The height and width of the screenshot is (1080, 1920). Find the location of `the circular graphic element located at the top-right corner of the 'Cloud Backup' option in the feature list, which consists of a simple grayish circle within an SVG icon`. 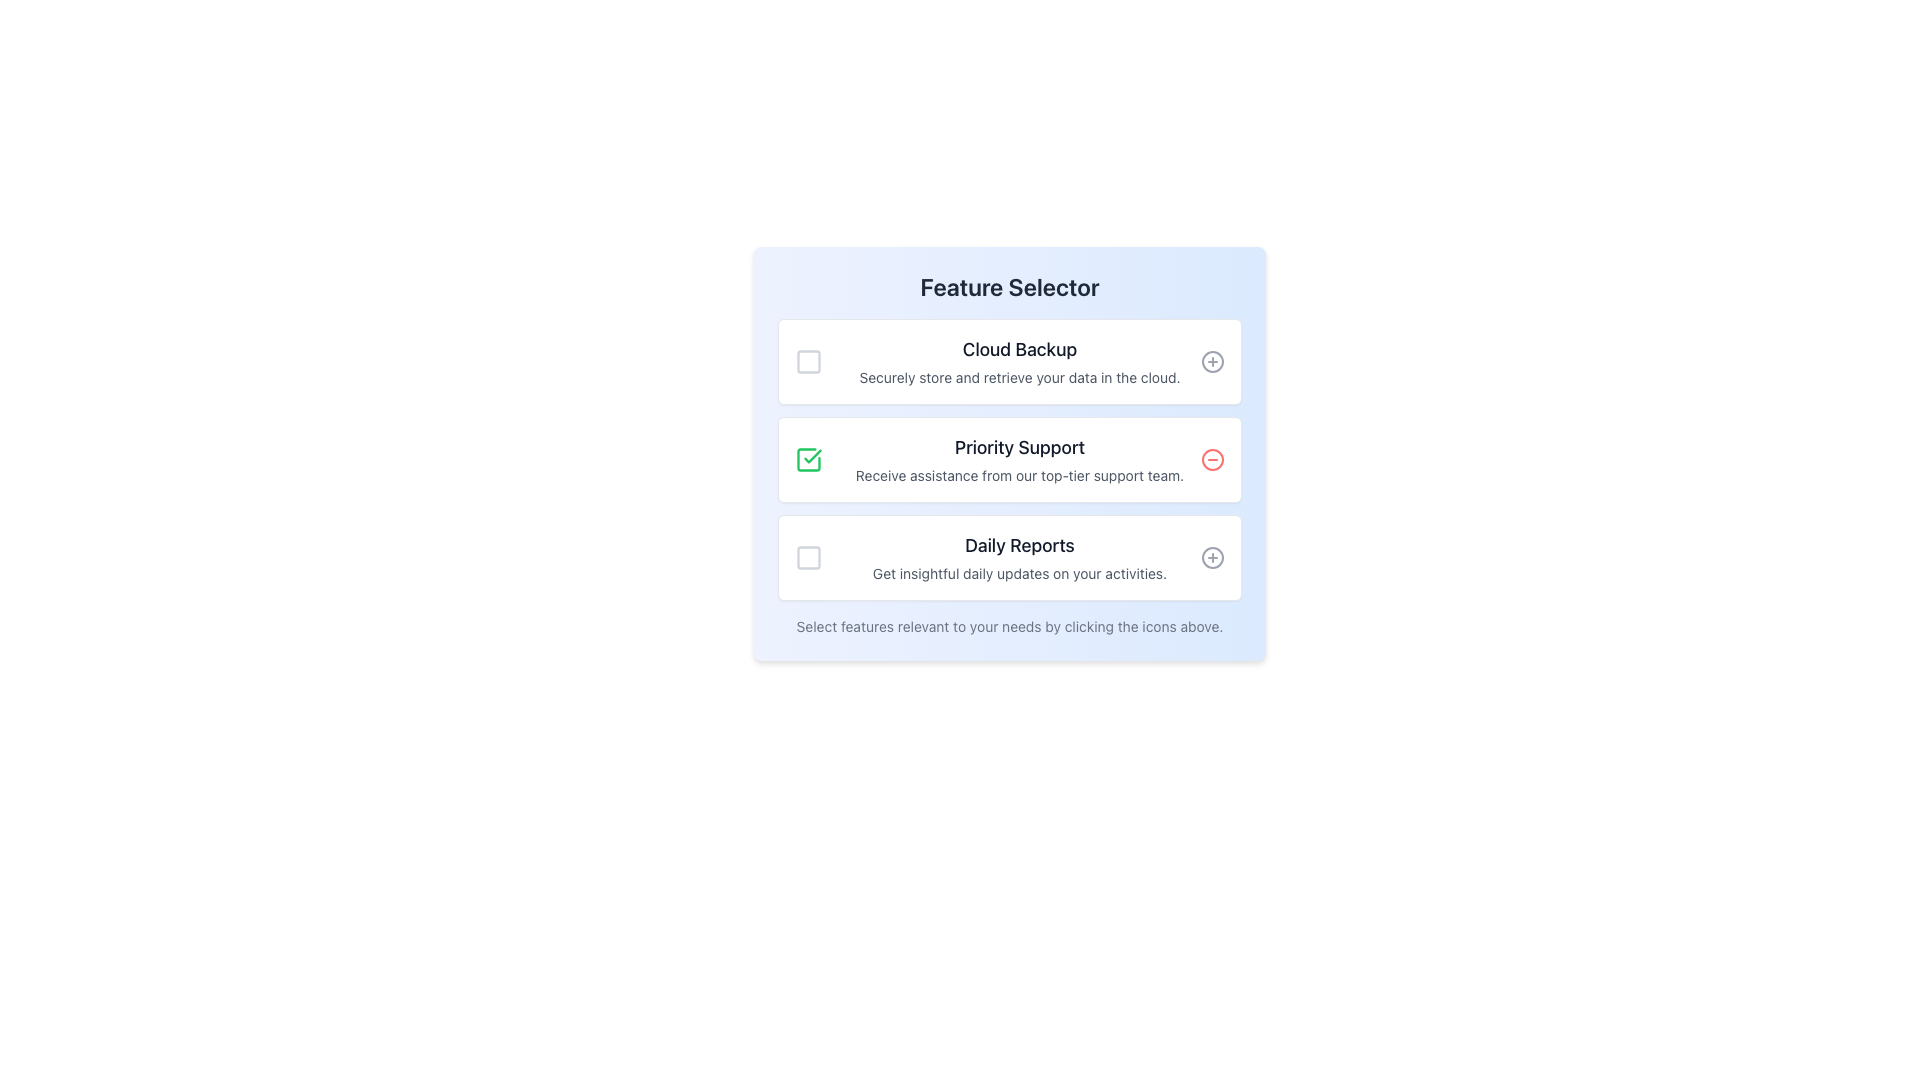

the circular graphic element located at the top-right corner of the 'Cloud Backup' option in the feature list, which consists of a simple grayish circle within an SVG icon is located at coordinates (1212, 362).